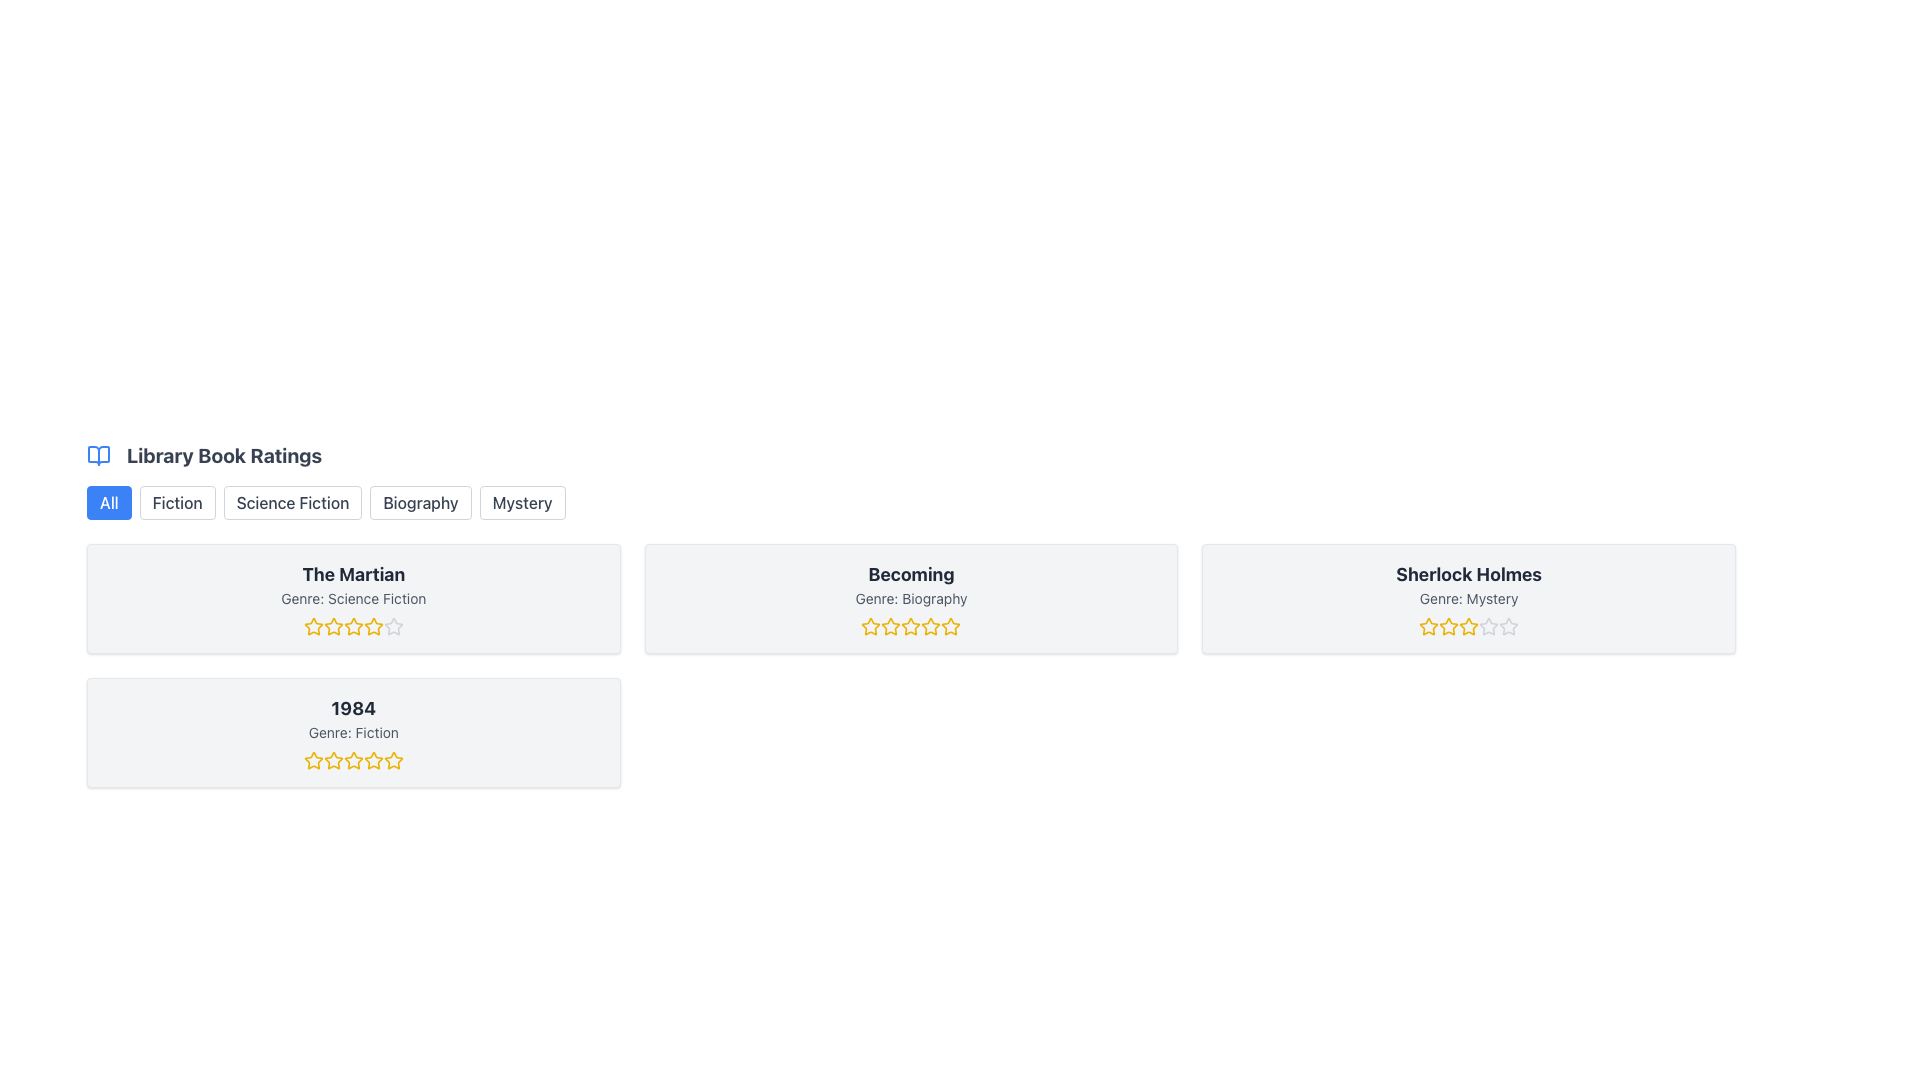 This screenshot has height=1080, width=1920. Describe the element at coordinates (98, 455) in the screenshot. I see `the open book icon that is styled with a blue color fill, located to the left of the 'Library Book Ratings' heading` at that location.